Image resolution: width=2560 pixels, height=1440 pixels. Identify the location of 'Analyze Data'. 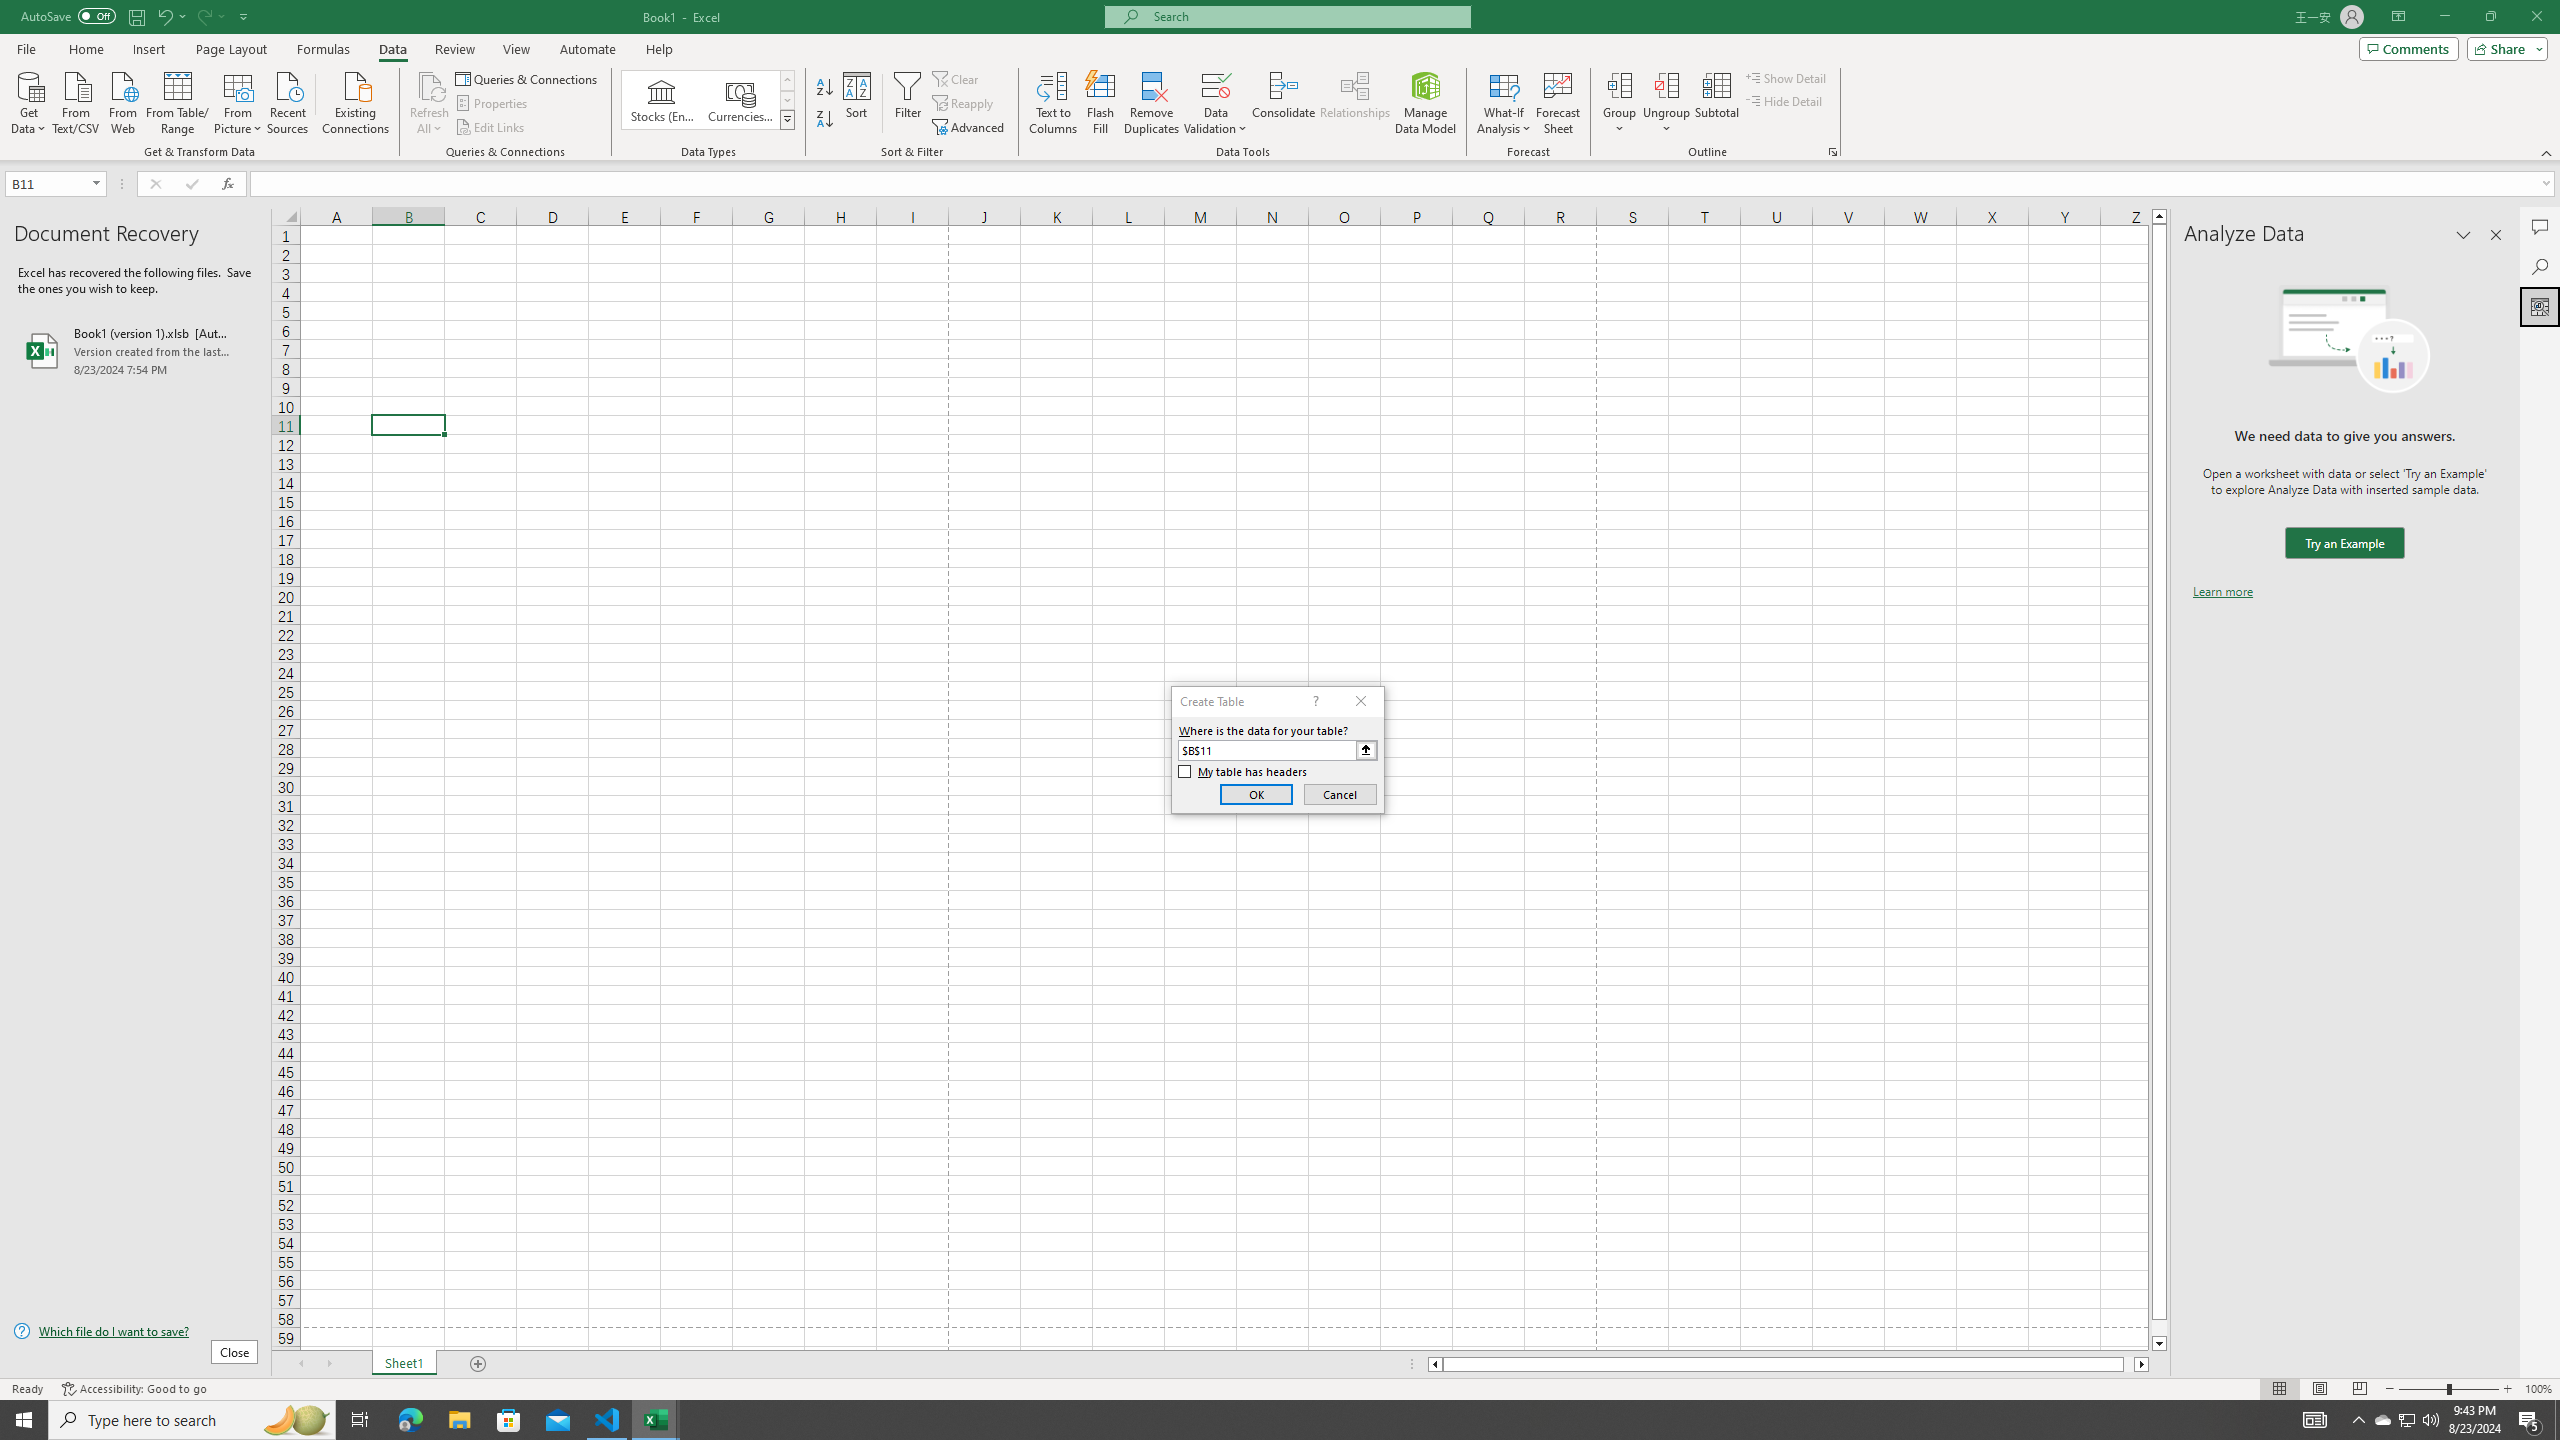
(2539, 306).